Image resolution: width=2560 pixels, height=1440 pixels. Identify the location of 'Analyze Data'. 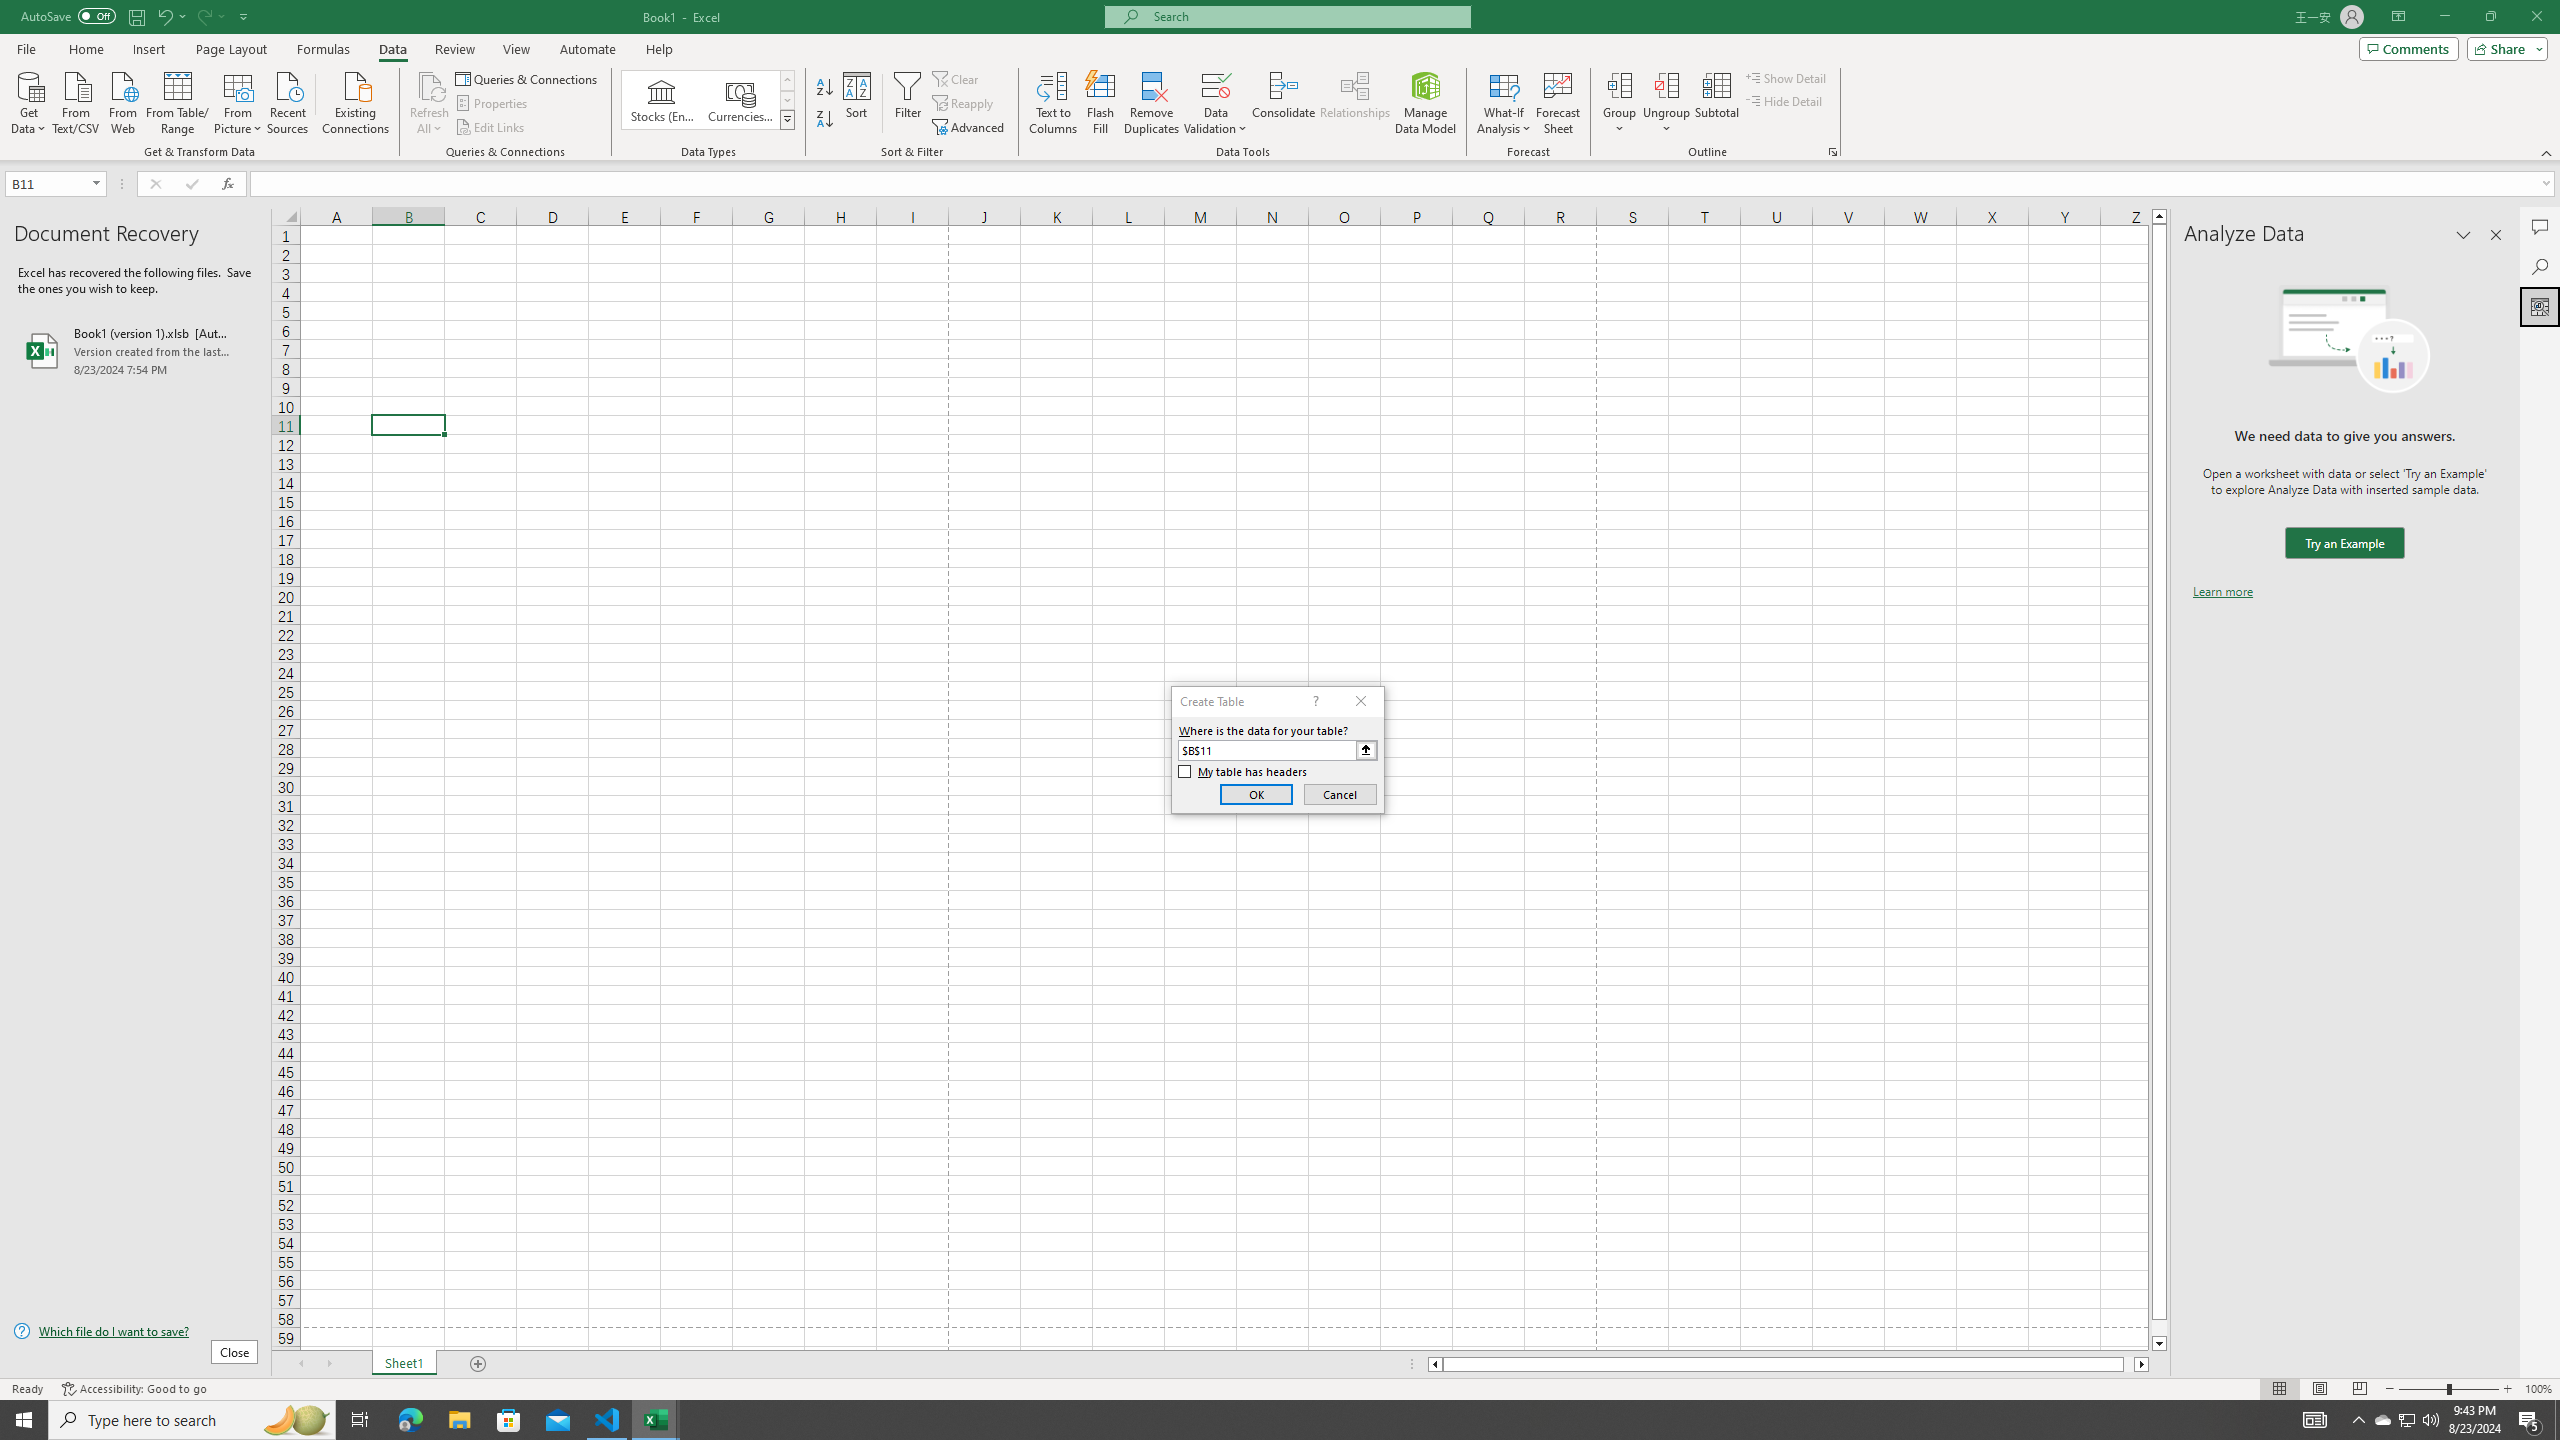
(2539, 306).